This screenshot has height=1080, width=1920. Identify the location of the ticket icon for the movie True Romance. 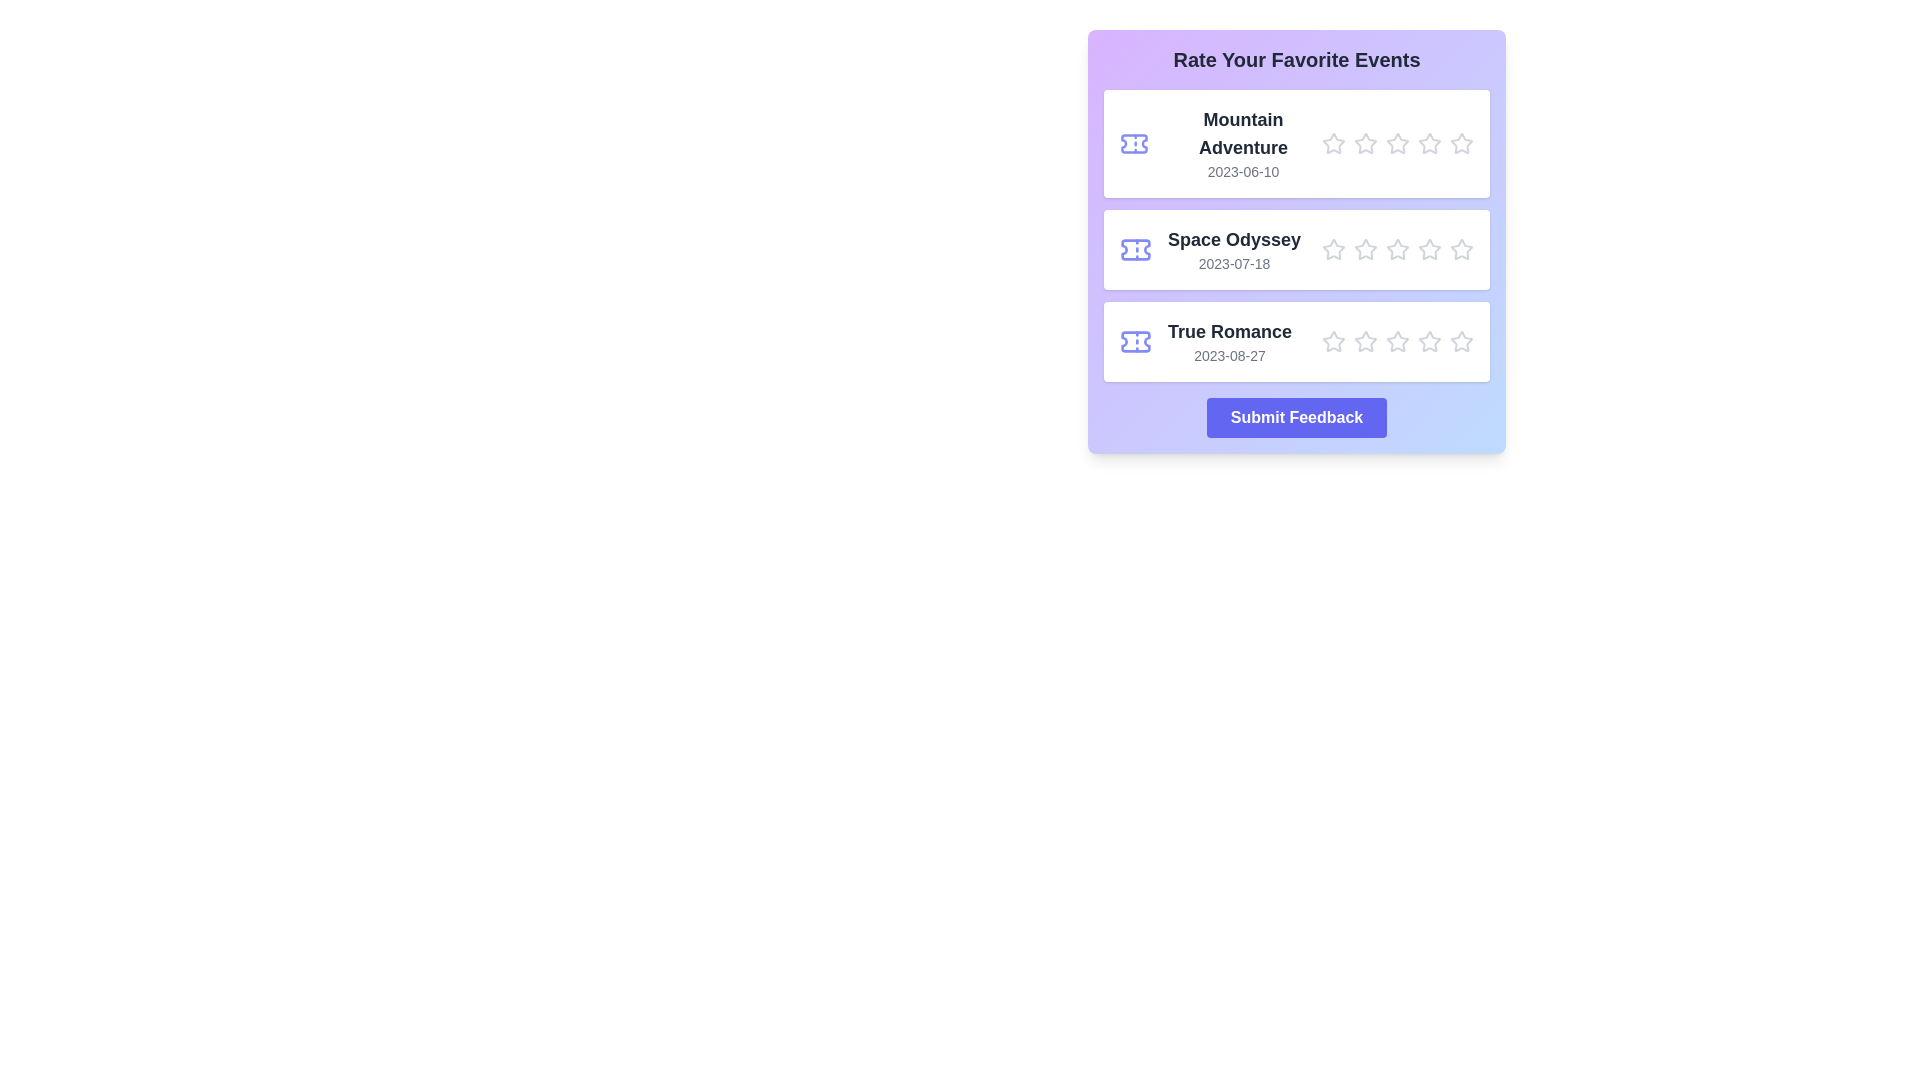
(1136, 341).